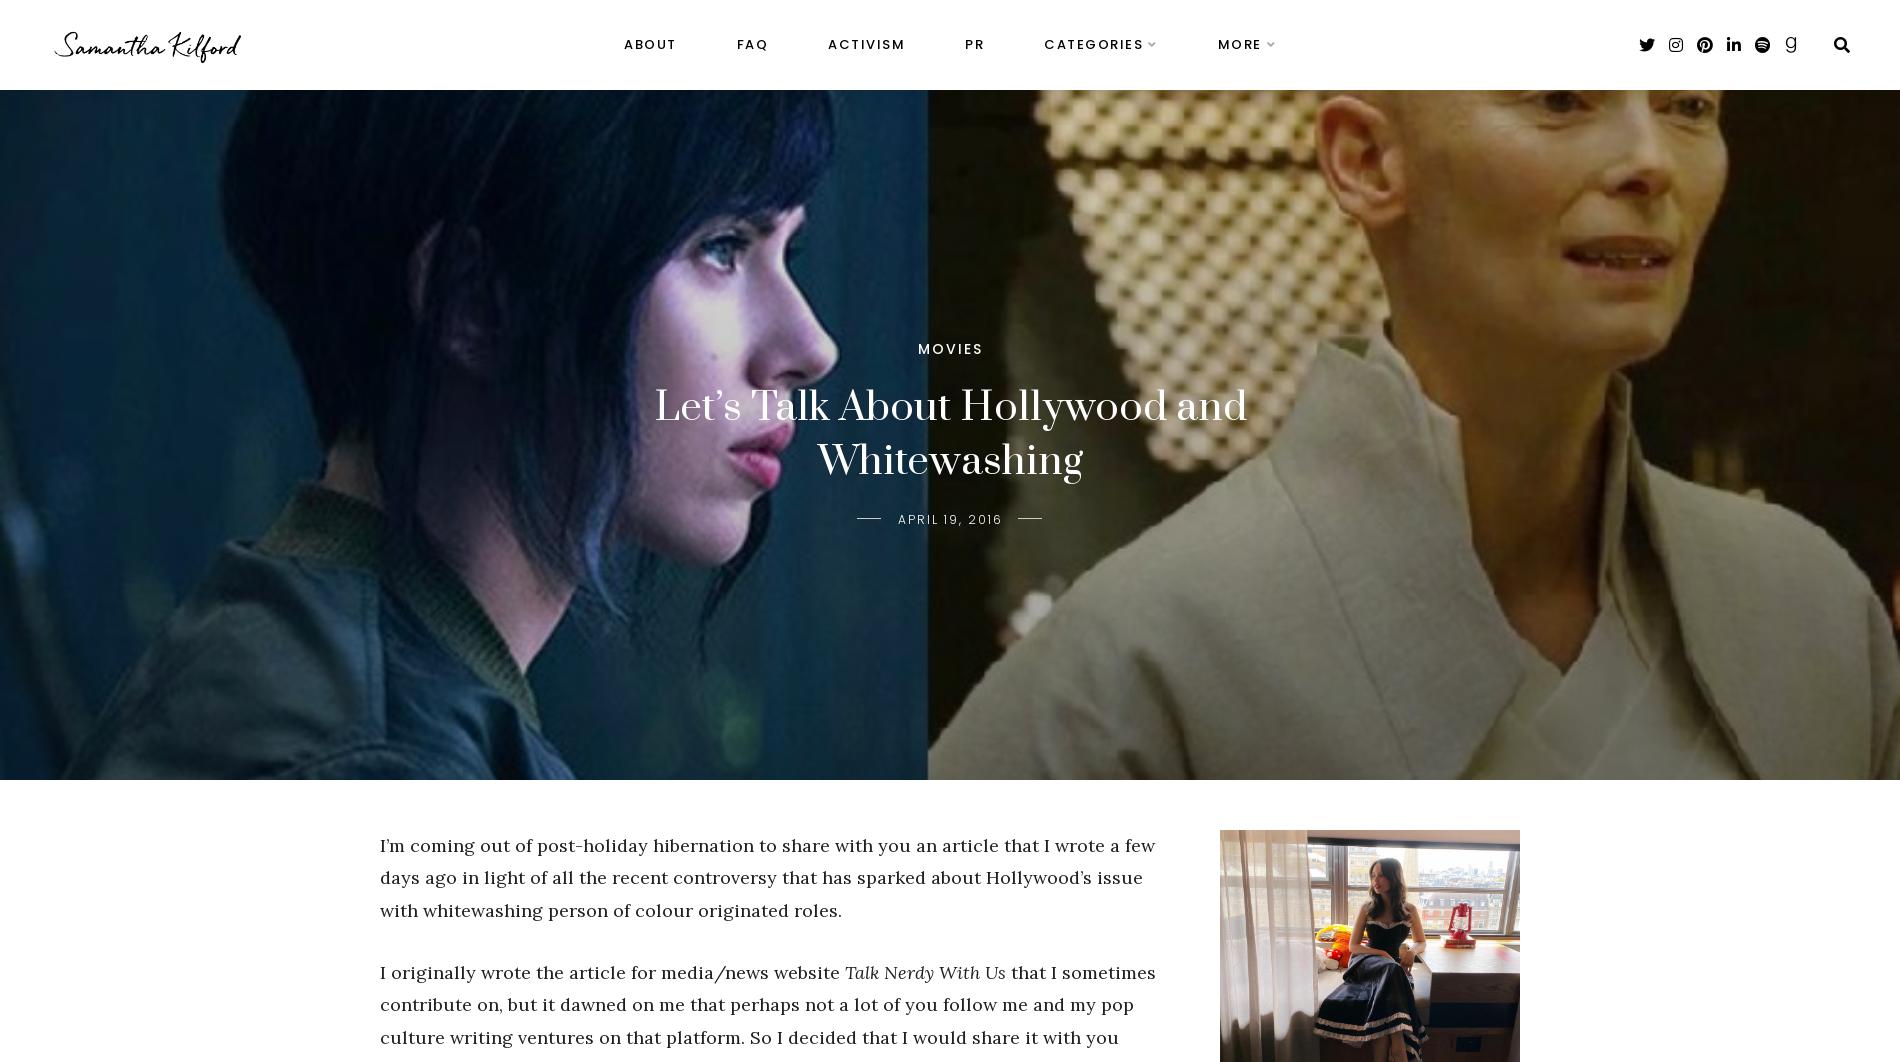  Describe the element at coordinates (751, 44) in the screenshot. I see `'FAQ'` at that location.